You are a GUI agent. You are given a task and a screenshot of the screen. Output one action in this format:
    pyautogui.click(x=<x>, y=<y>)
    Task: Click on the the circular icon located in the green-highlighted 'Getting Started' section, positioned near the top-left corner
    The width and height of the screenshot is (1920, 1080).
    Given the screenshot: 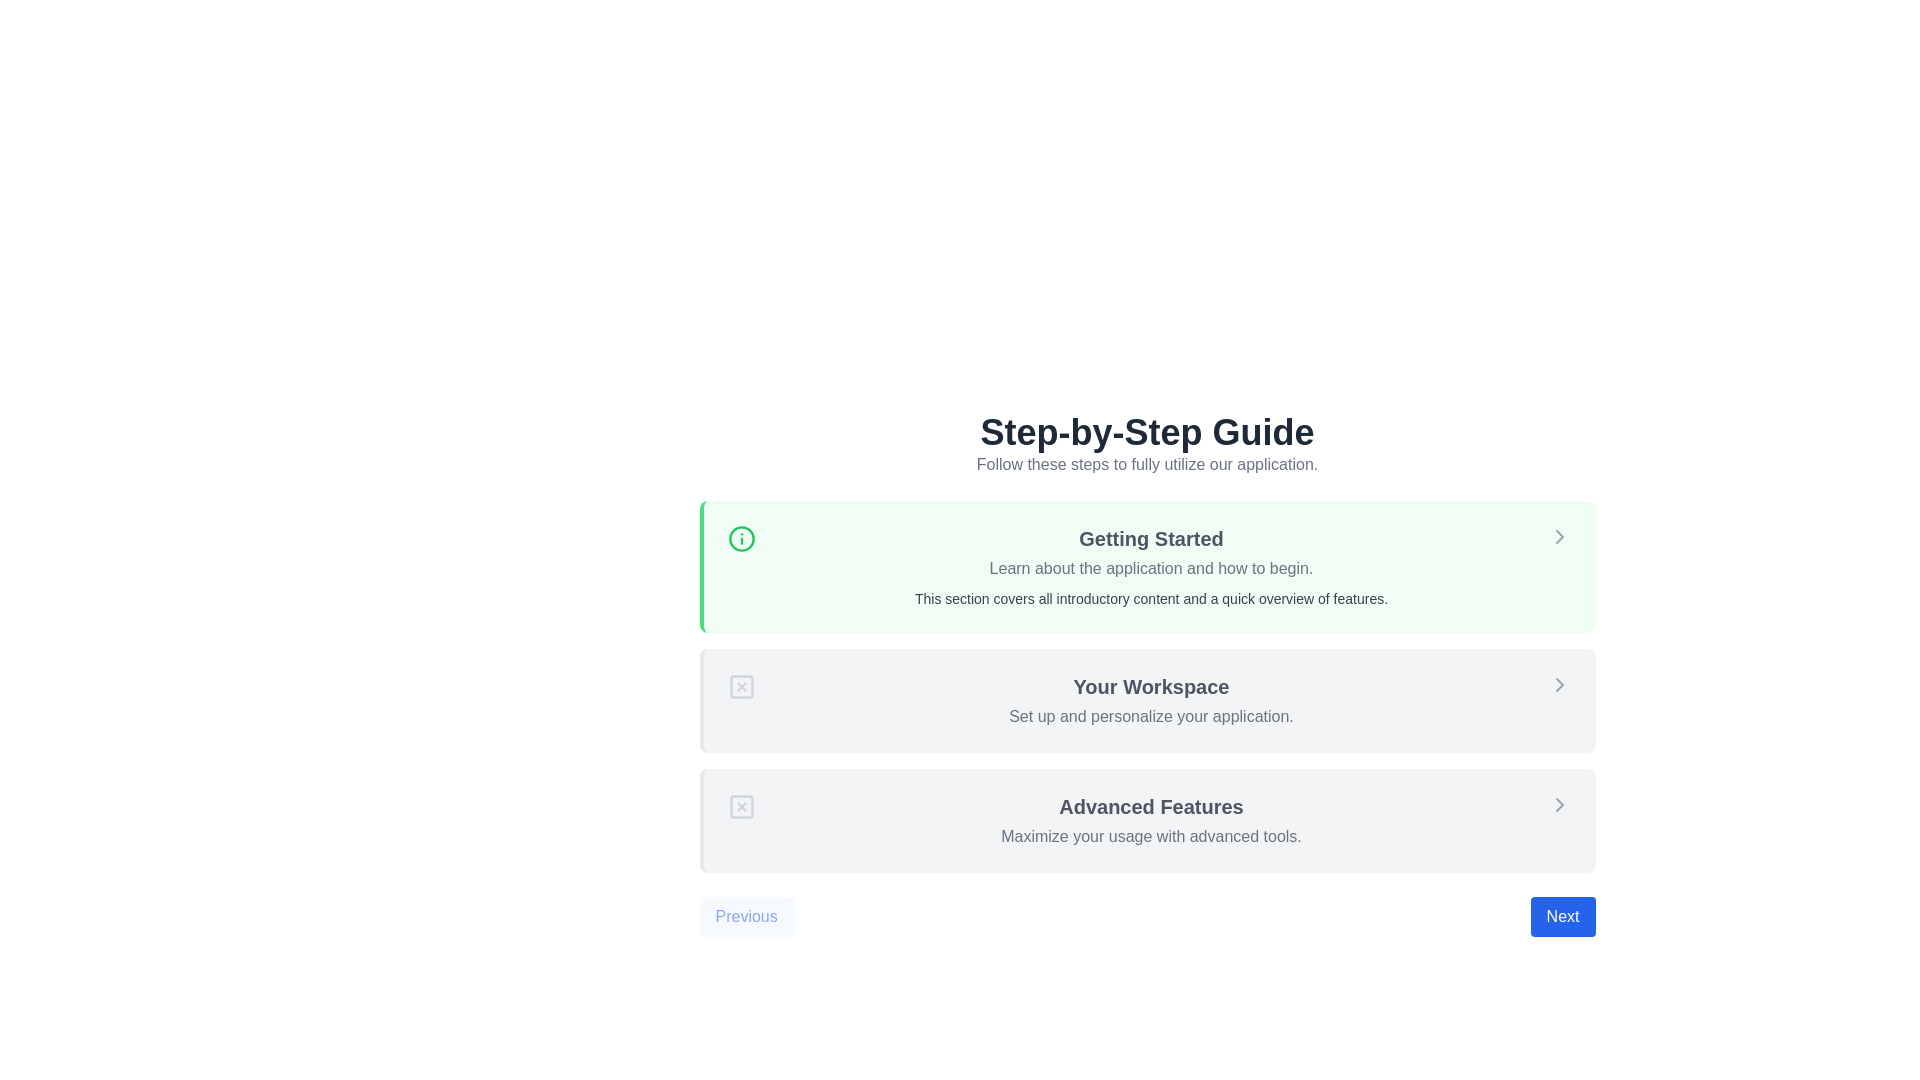 What is the action you would take?
    pyautogui.click(x=740, y=538)
    